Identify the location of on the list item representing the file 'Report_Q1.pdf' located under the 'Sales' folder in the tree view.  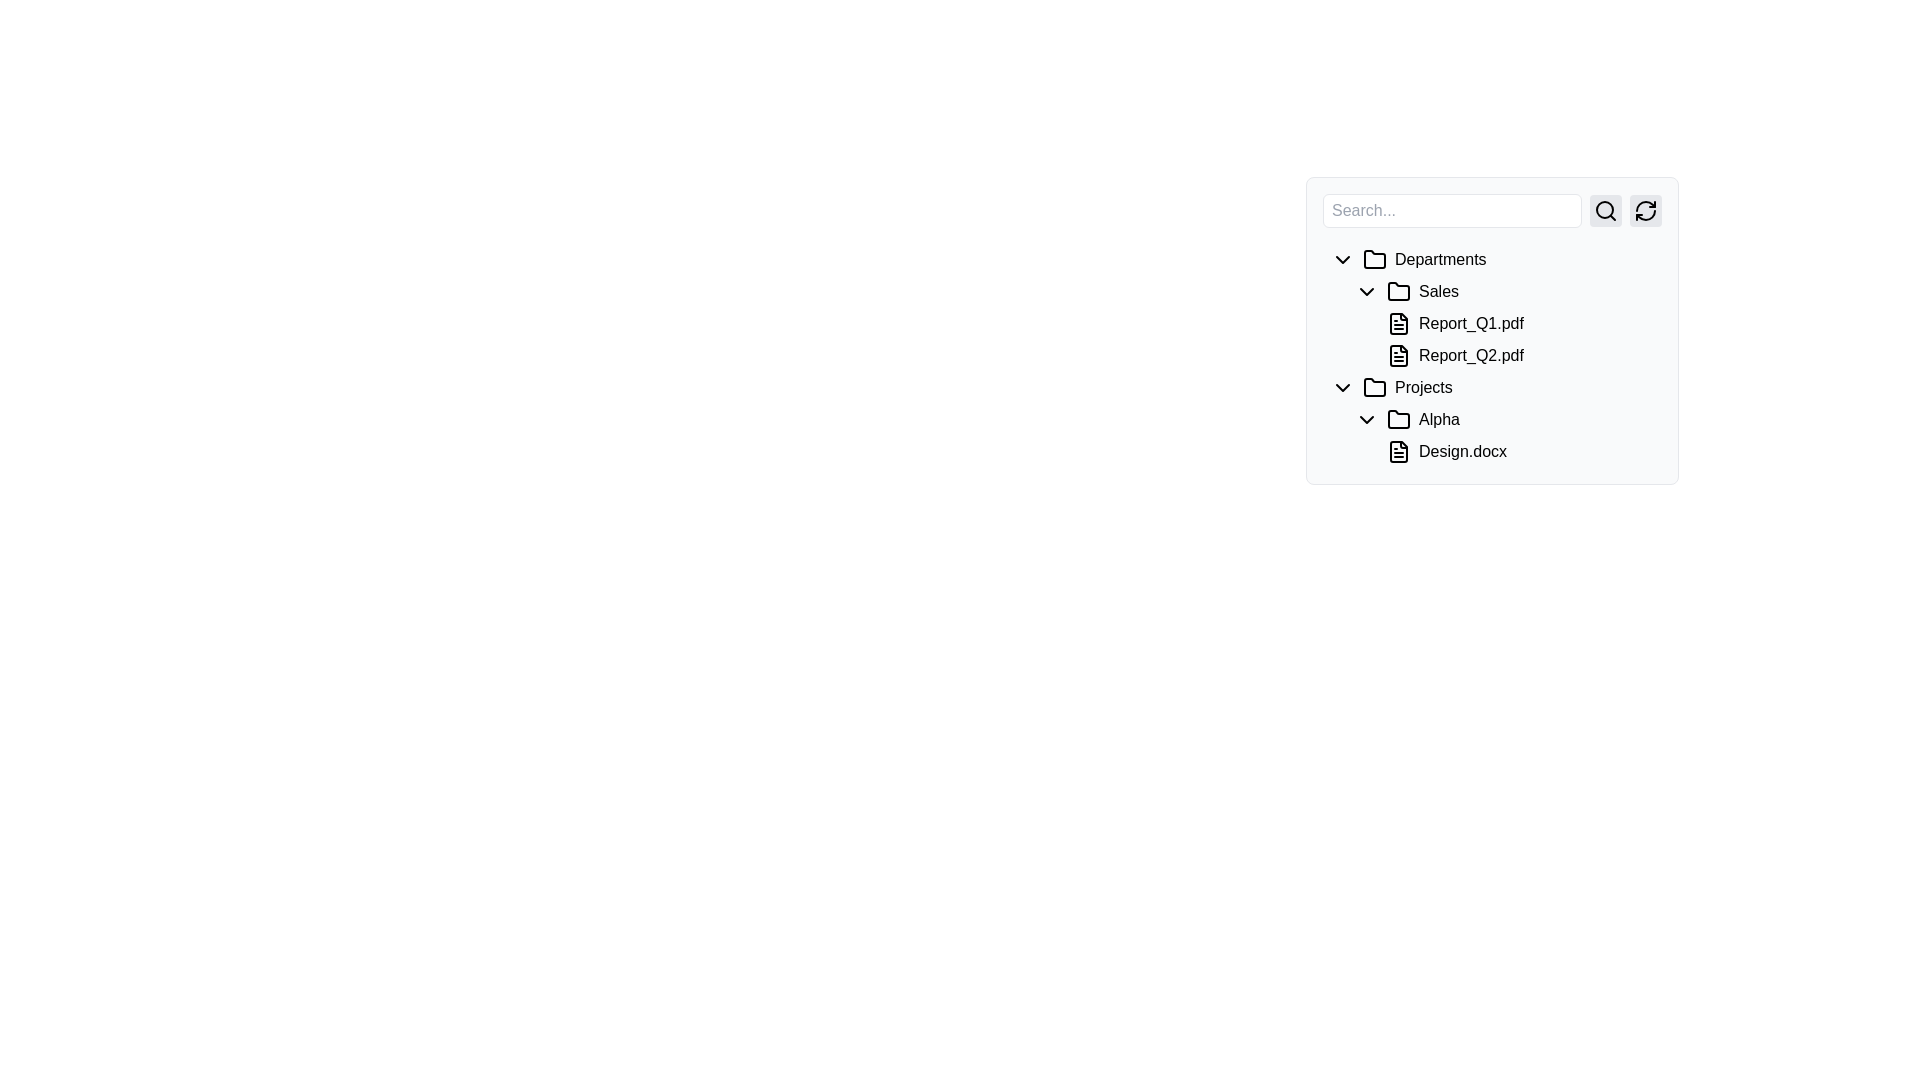
(1492, 308).